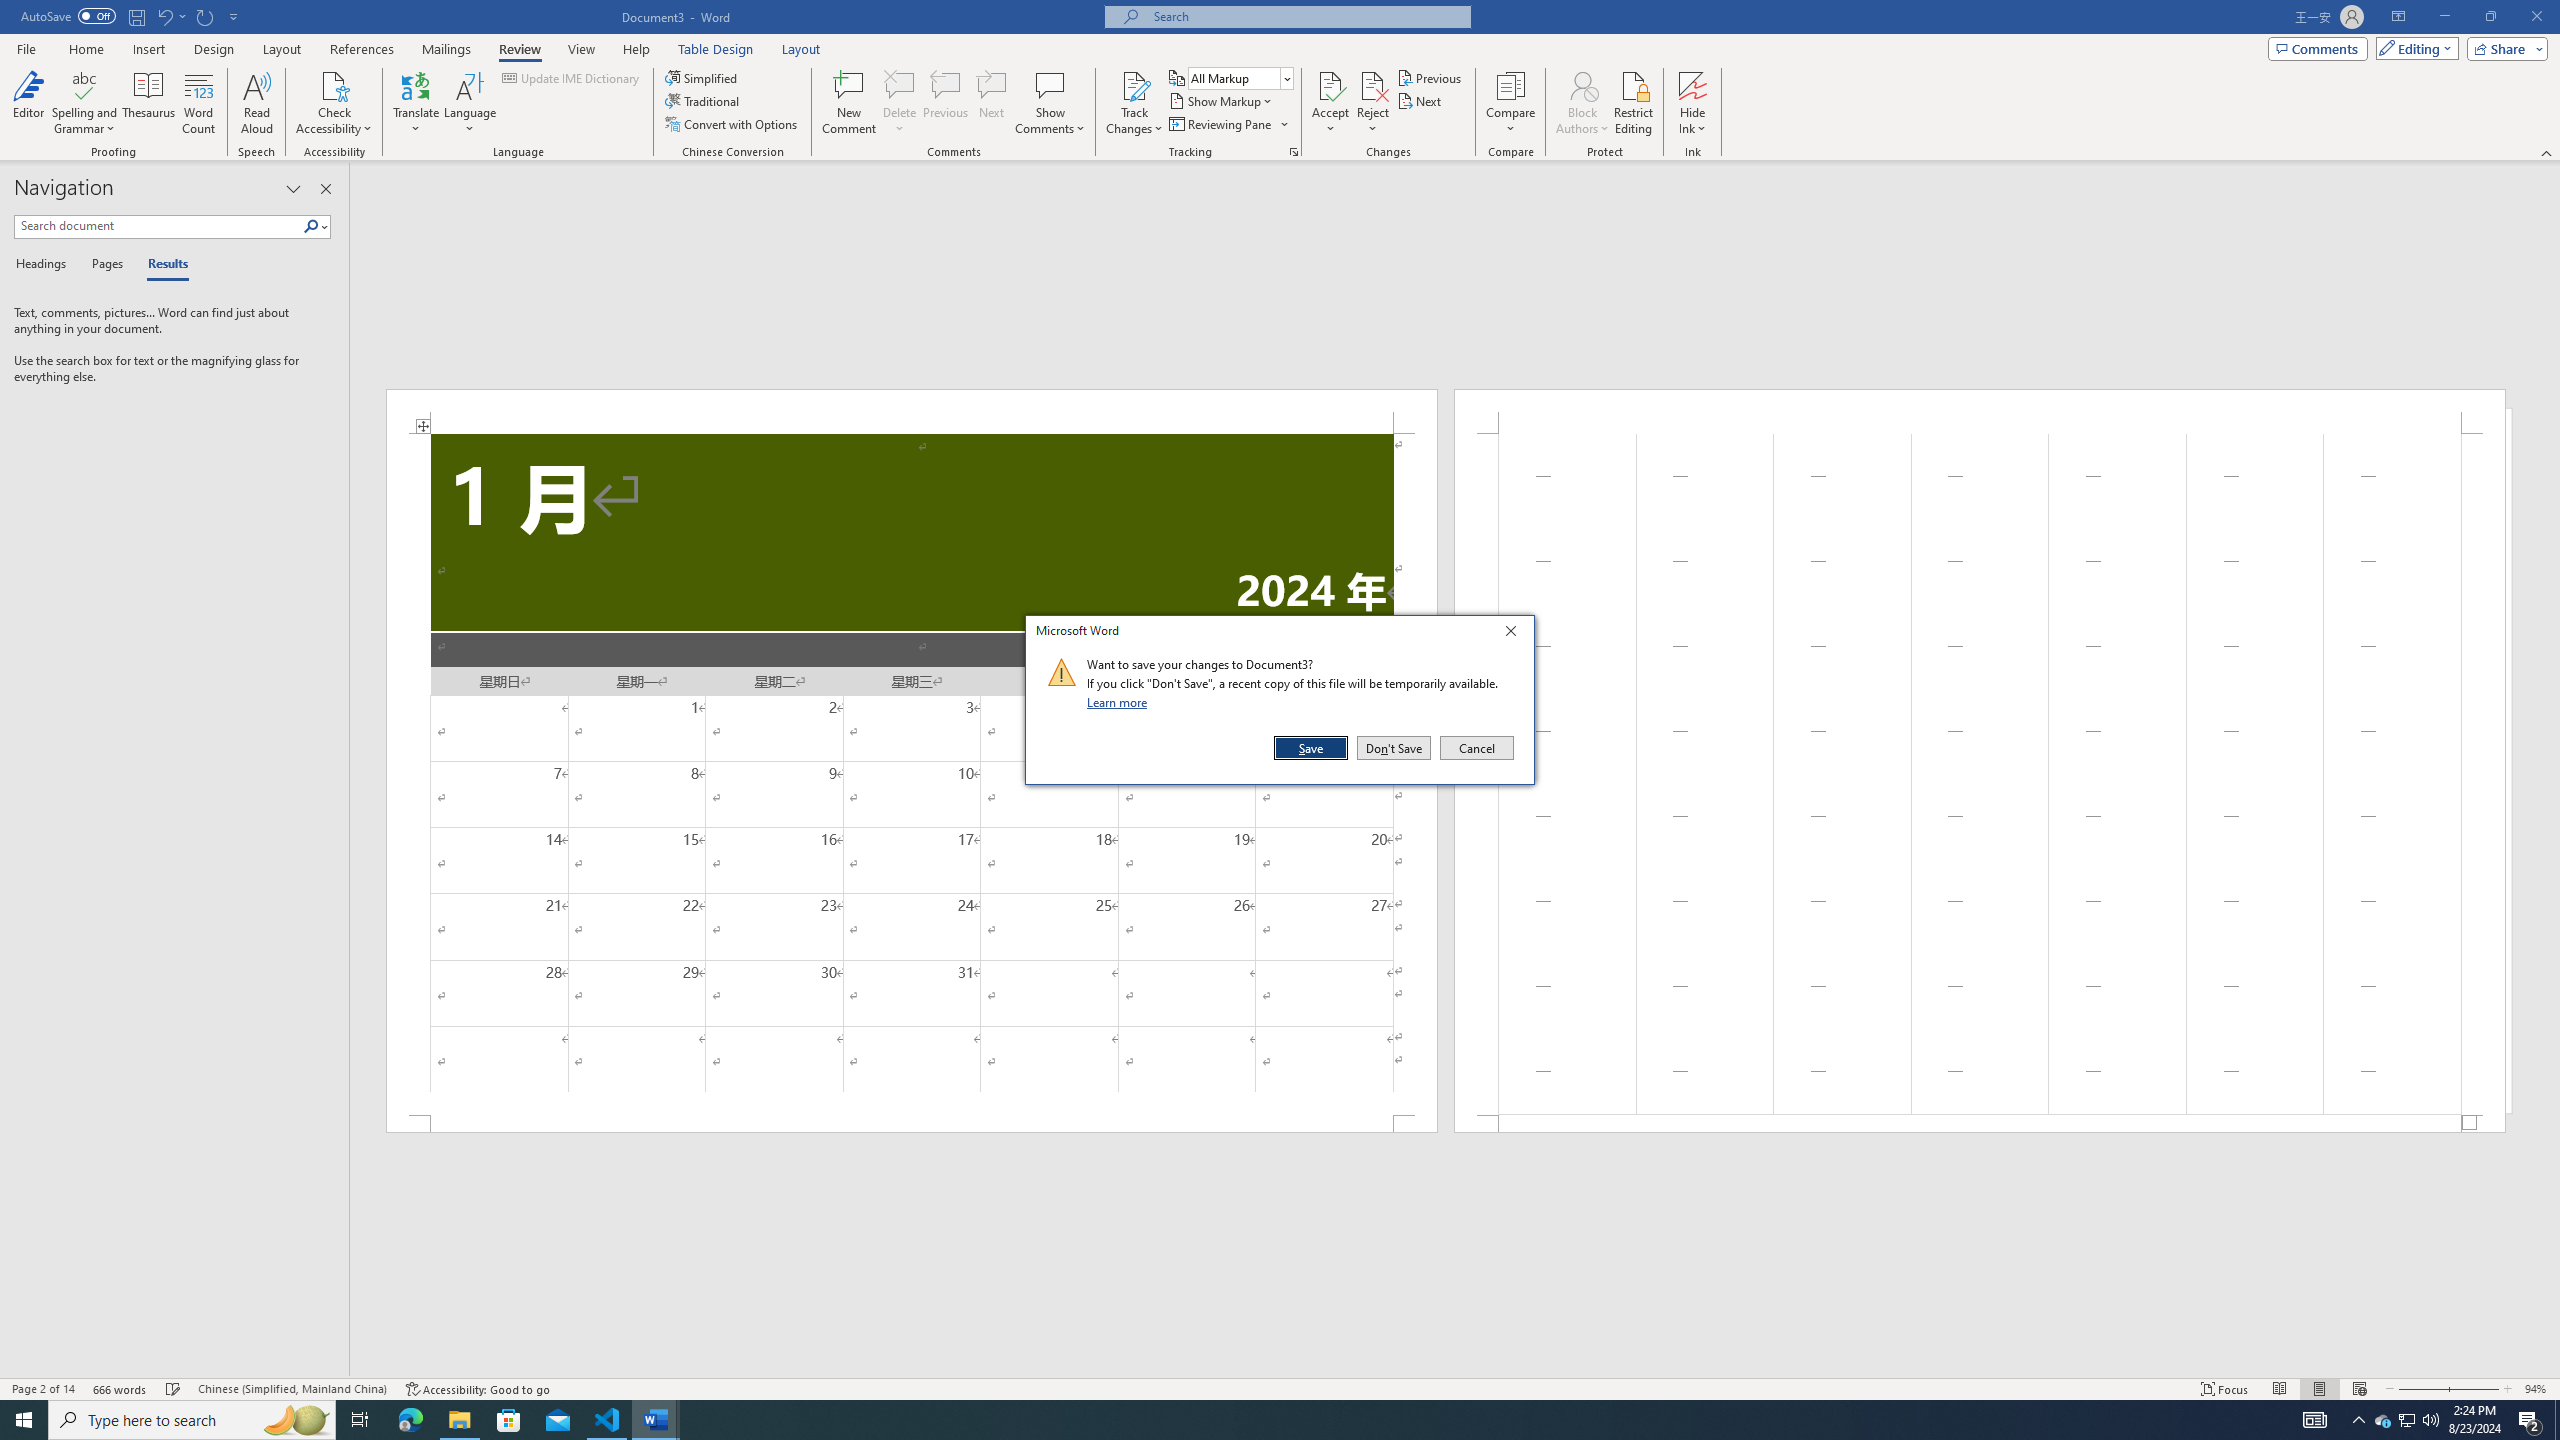  Describe the element at coordinates (1222, 99) in the screenshot. I see `'Show Markup'` at that location.